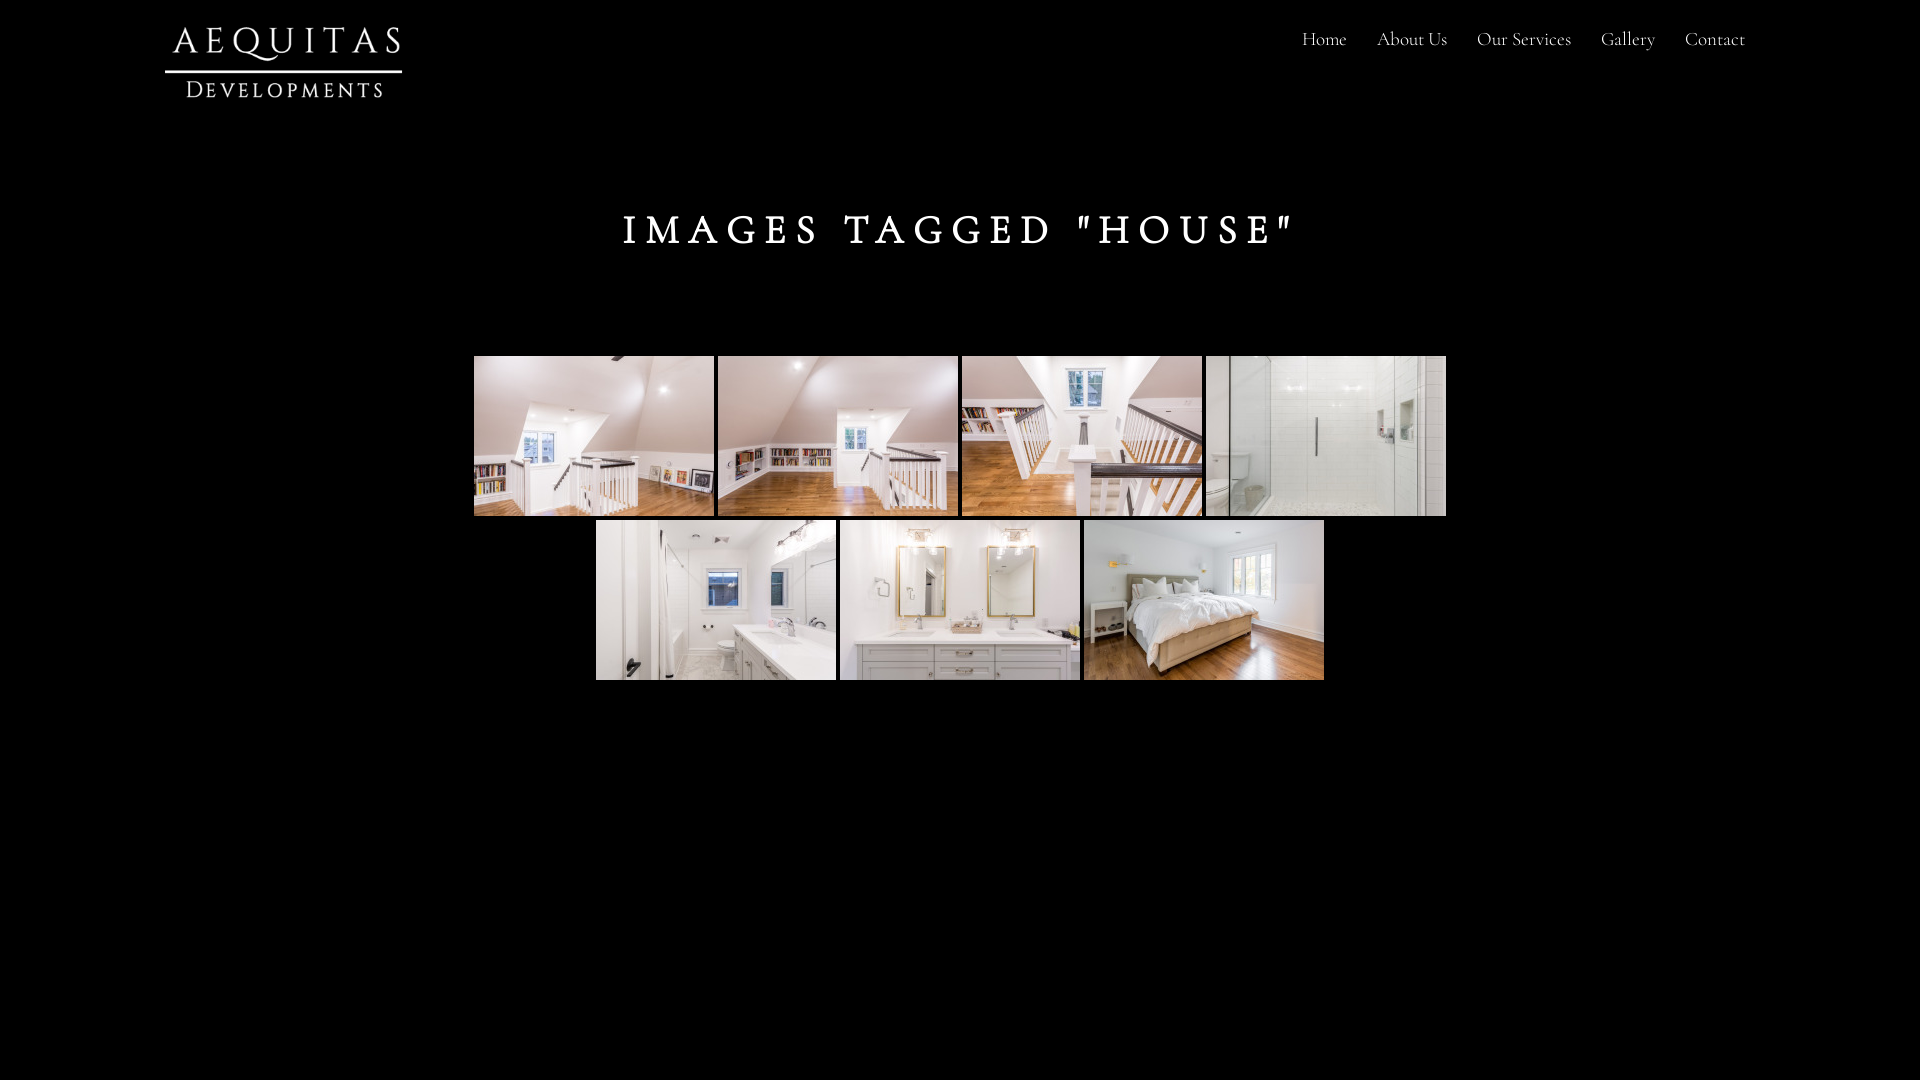 Image resolution: width=1920 pixels, height=1080 pixels. Describe the element at coordinates (1627, 39) in the screenshot. I see `'Gallery'` at that location.